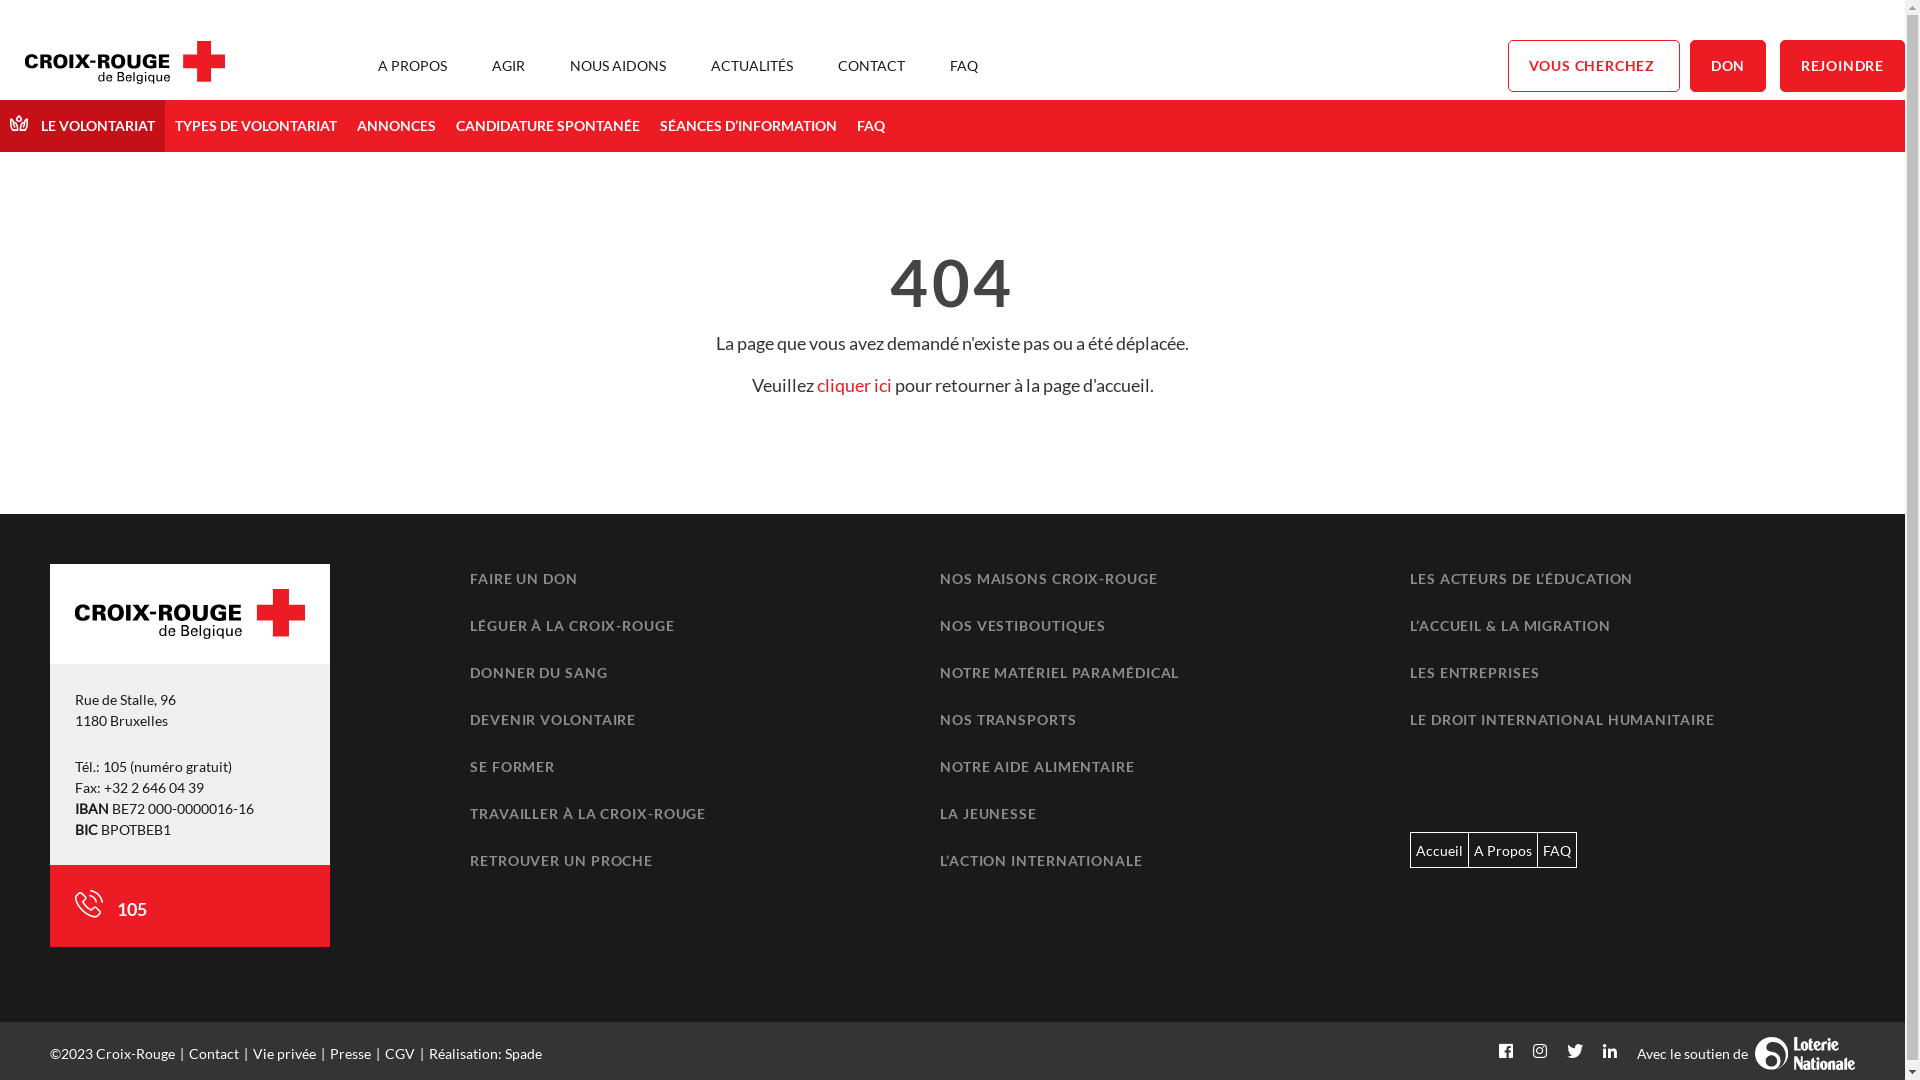 The width and height of the screenshot is (1920, 1080). I want to click on 'FAIRE UN DON', so click(469, 578).